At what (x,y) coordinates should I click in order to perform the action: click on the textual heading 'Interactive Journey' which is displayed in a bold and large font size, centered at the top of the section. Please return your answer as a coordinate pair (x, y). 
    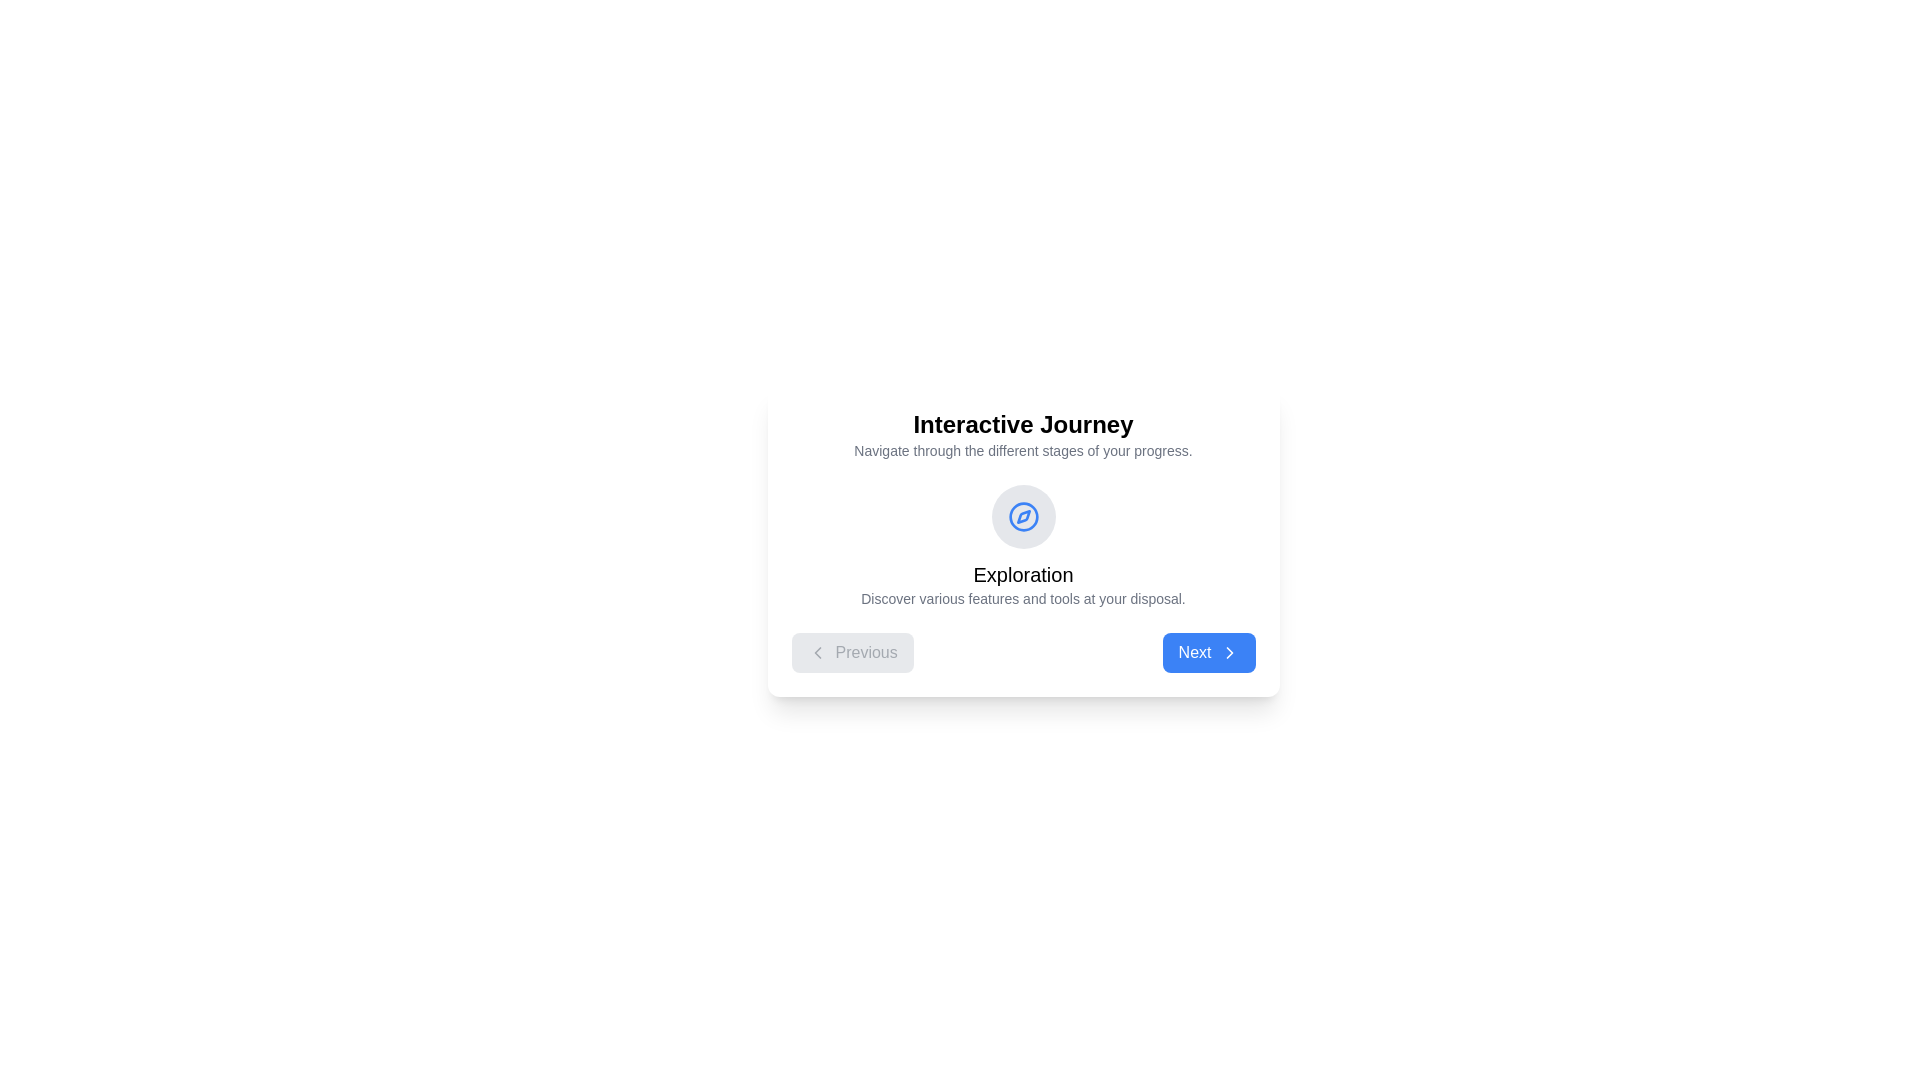
    Looking at the image, I should click on (1023, 423).